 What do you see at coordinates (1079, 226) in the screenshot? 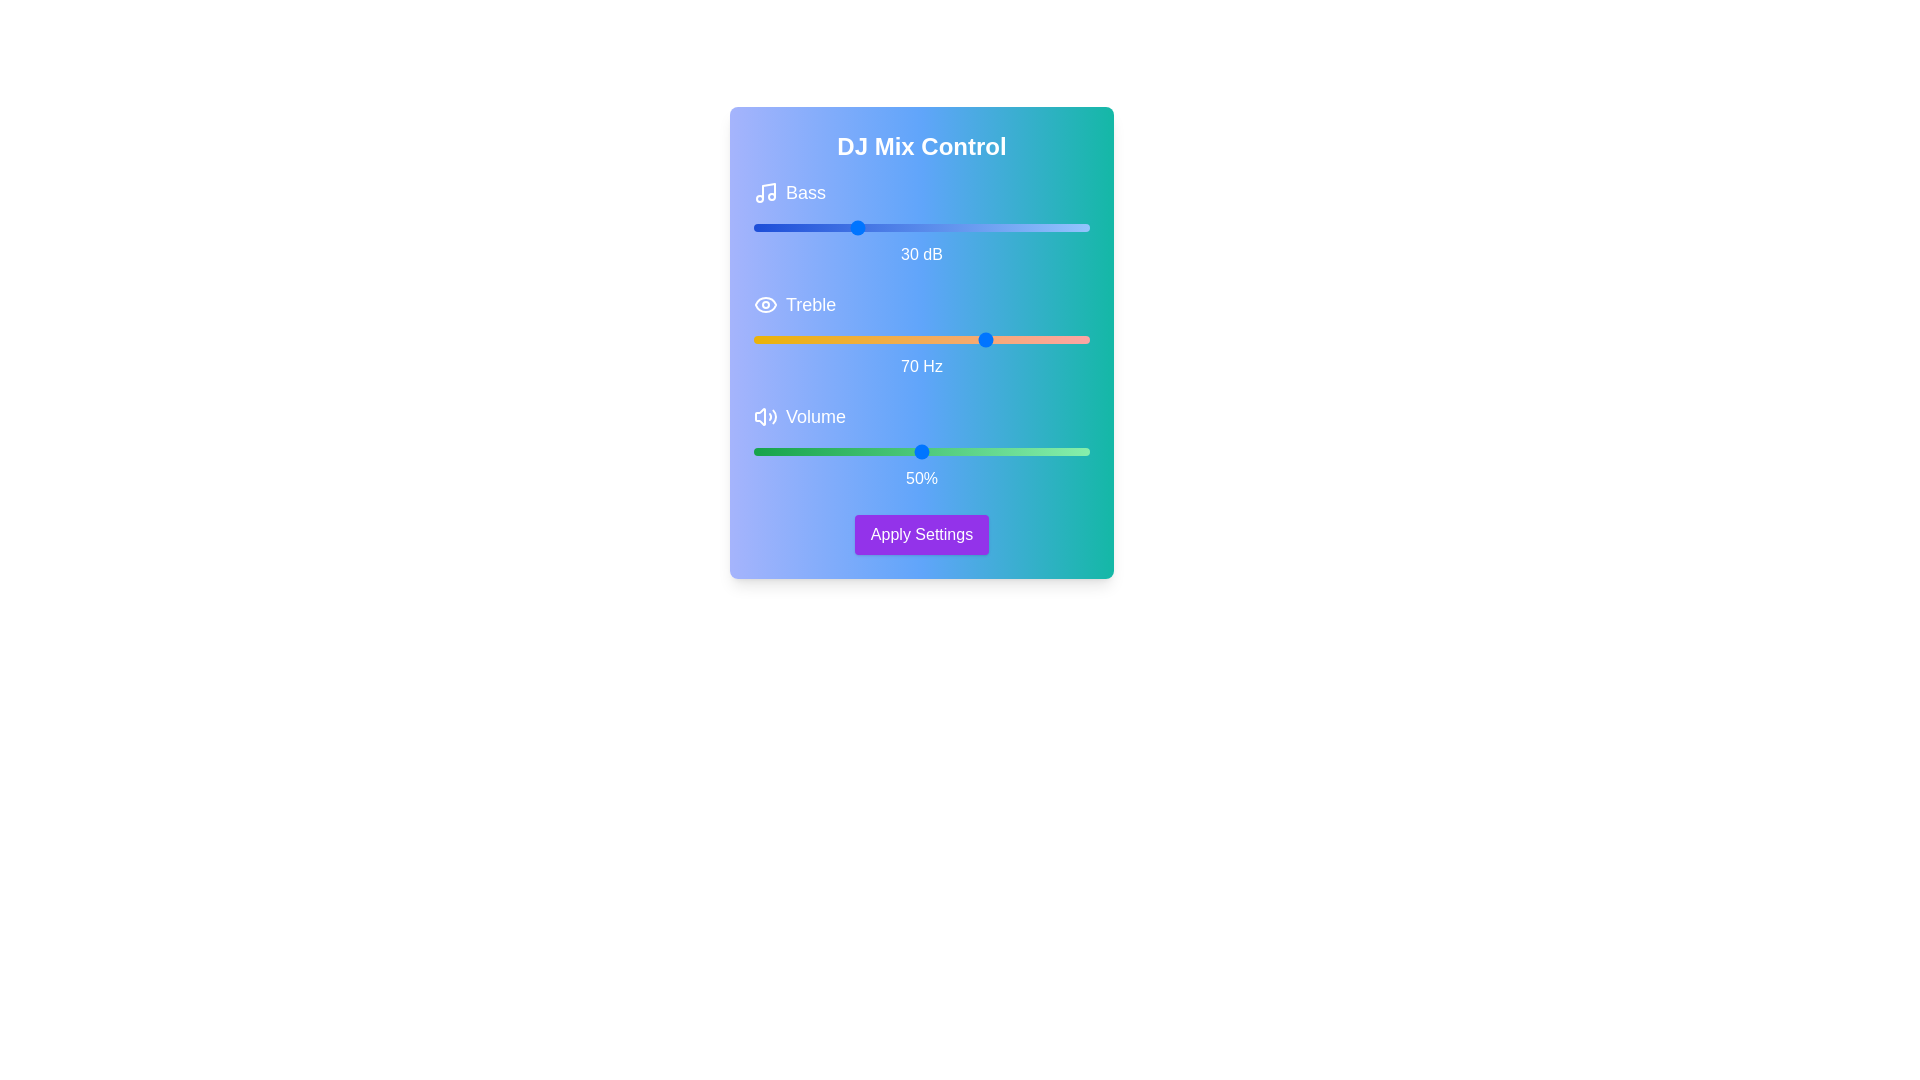
I see `the Bass slider to 97 dB` at bounding box center [1079, 226].